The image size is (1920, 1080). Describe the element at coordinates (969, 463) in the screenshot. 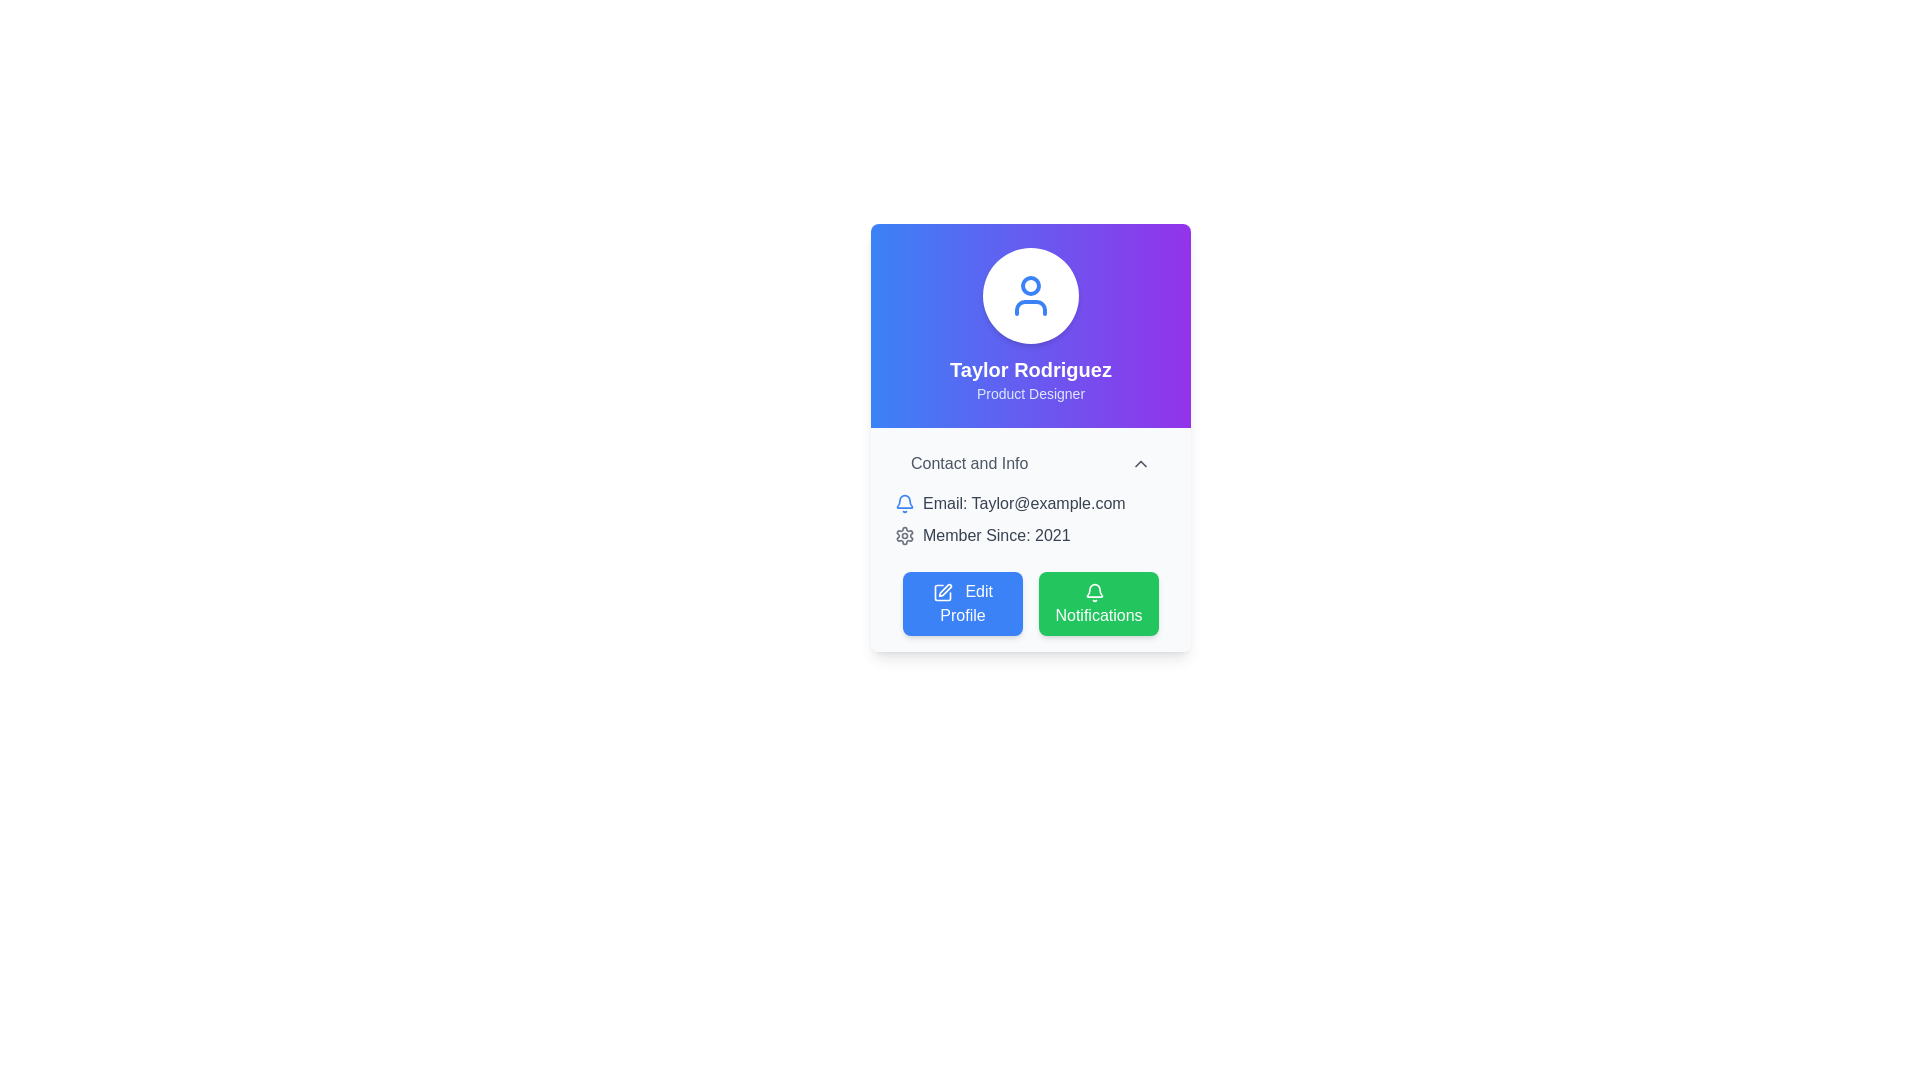

I see `the text label indicating contact details and user information, which is positioned at the center of the profile card` at that location.